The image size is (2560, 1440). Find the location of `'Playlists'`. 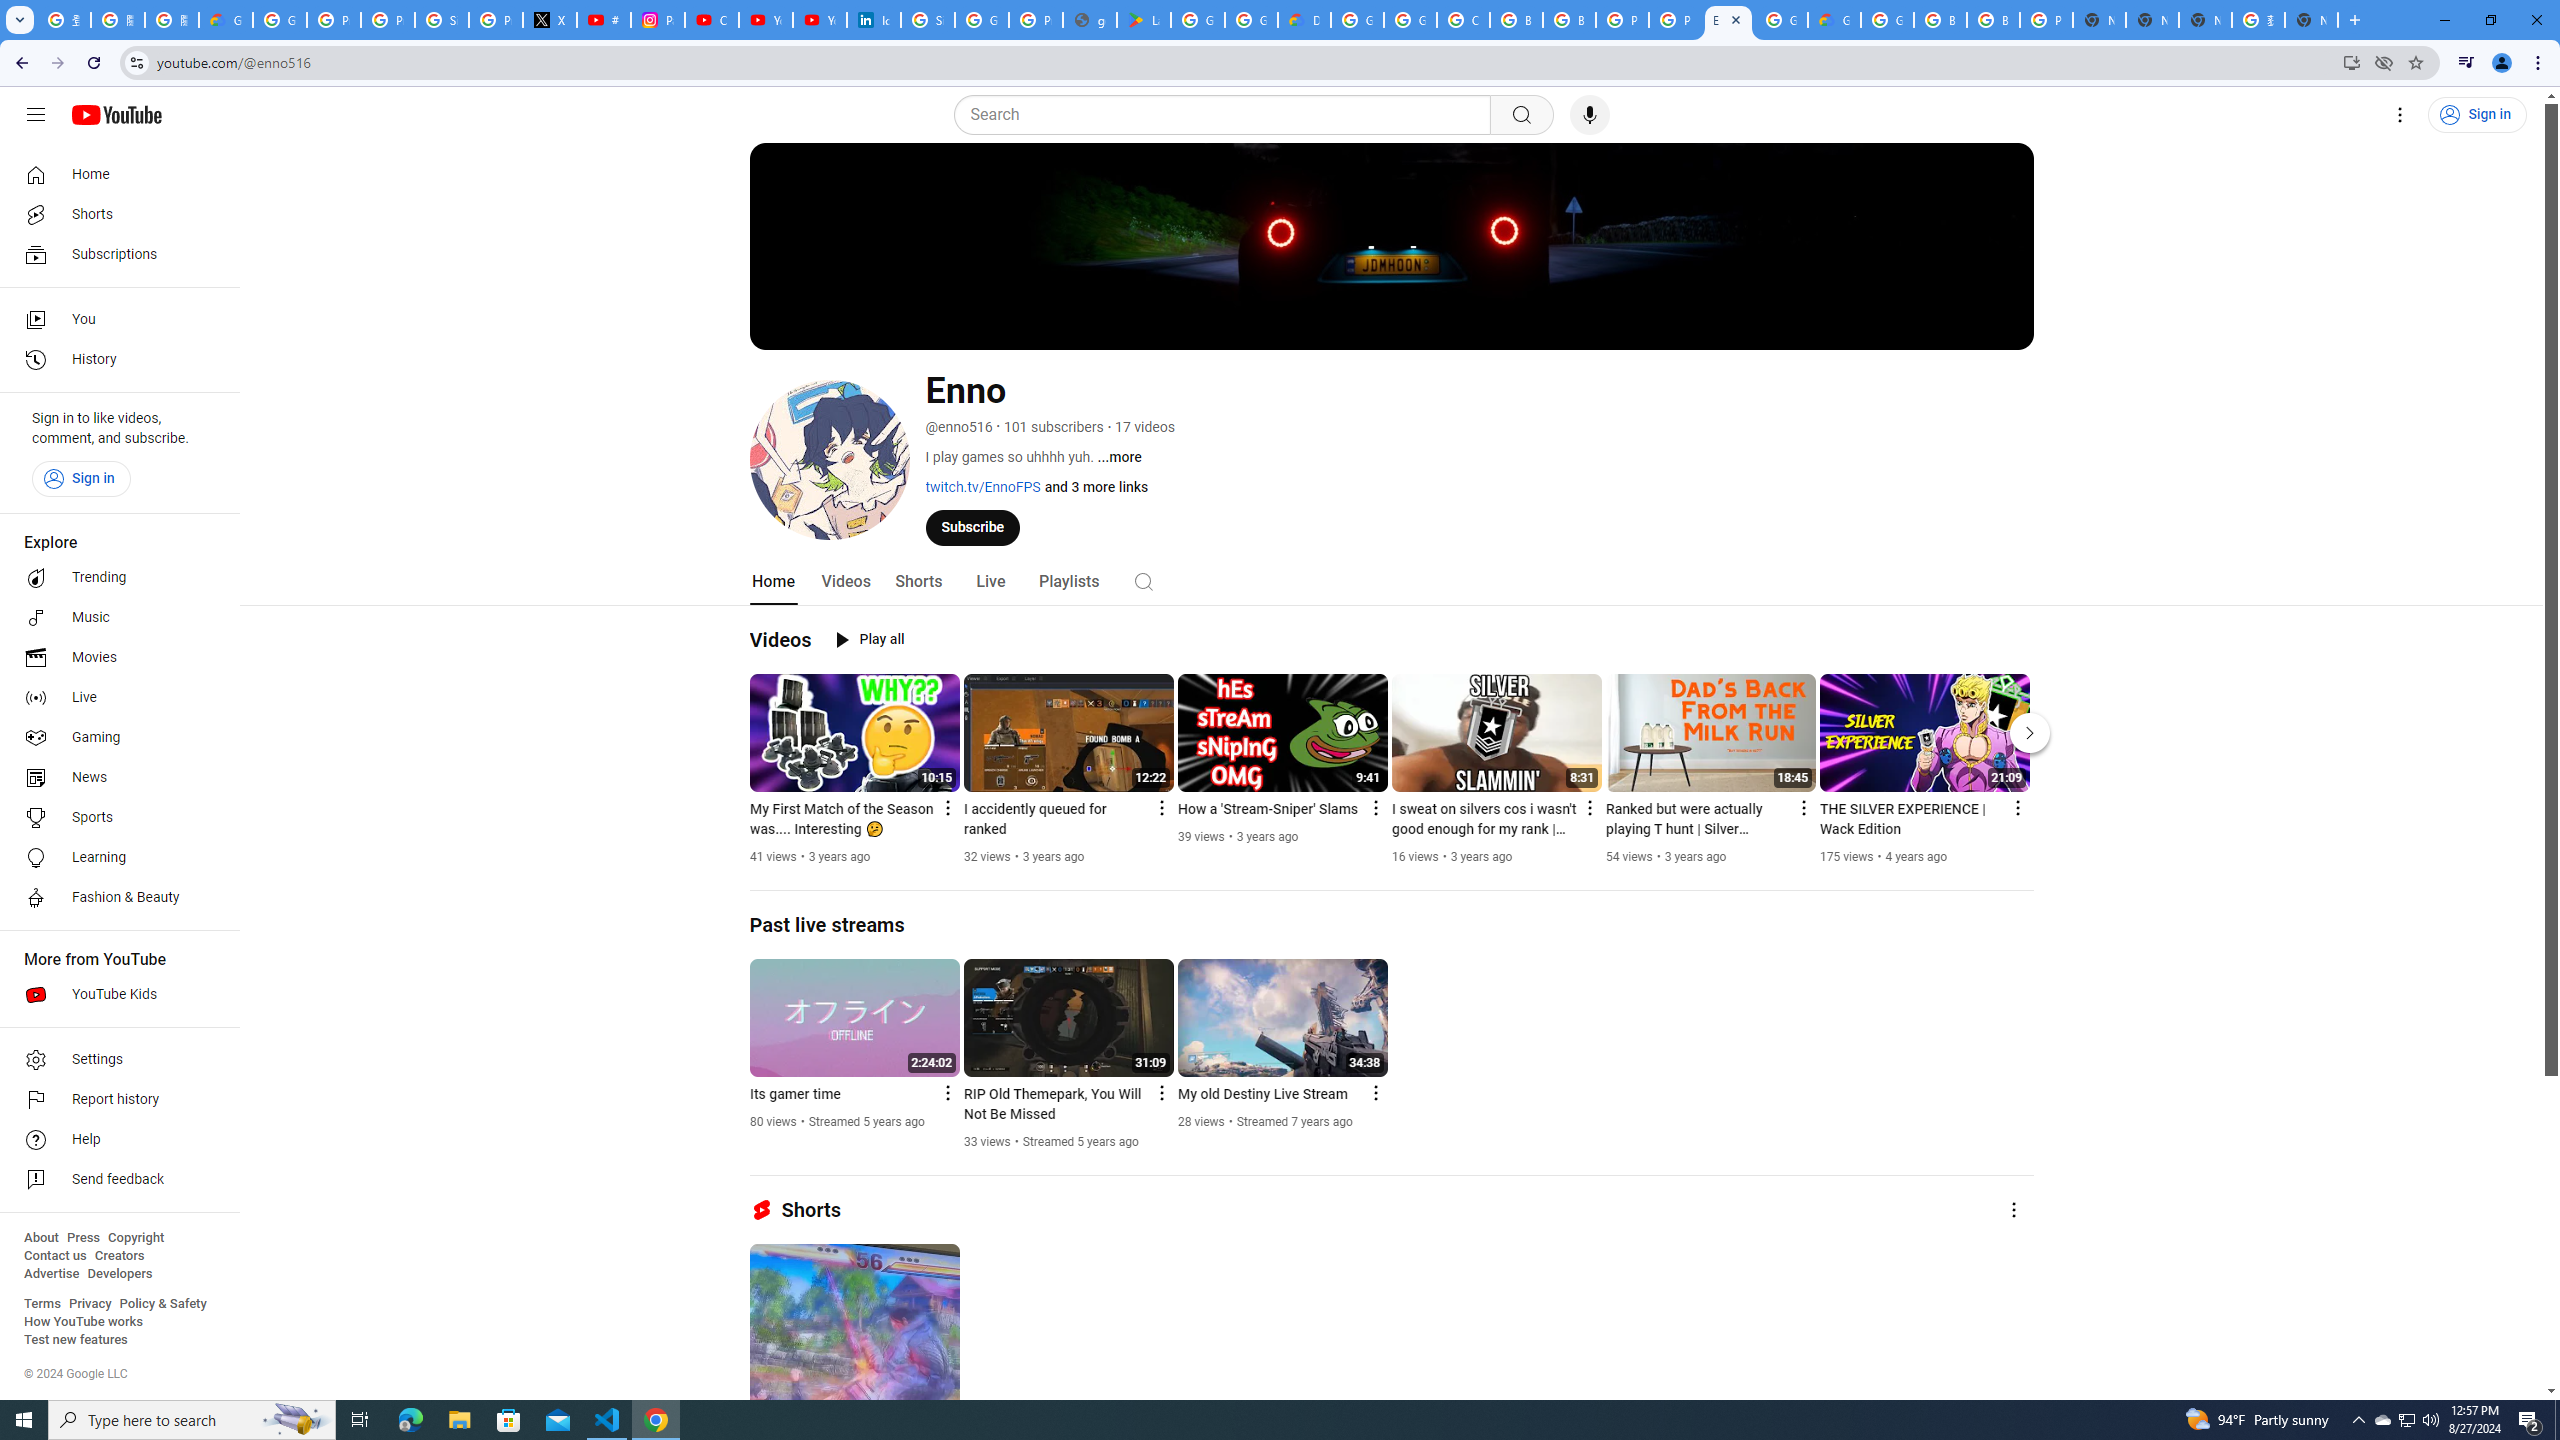

'Playlists' is located at coordinates (1068, 581).